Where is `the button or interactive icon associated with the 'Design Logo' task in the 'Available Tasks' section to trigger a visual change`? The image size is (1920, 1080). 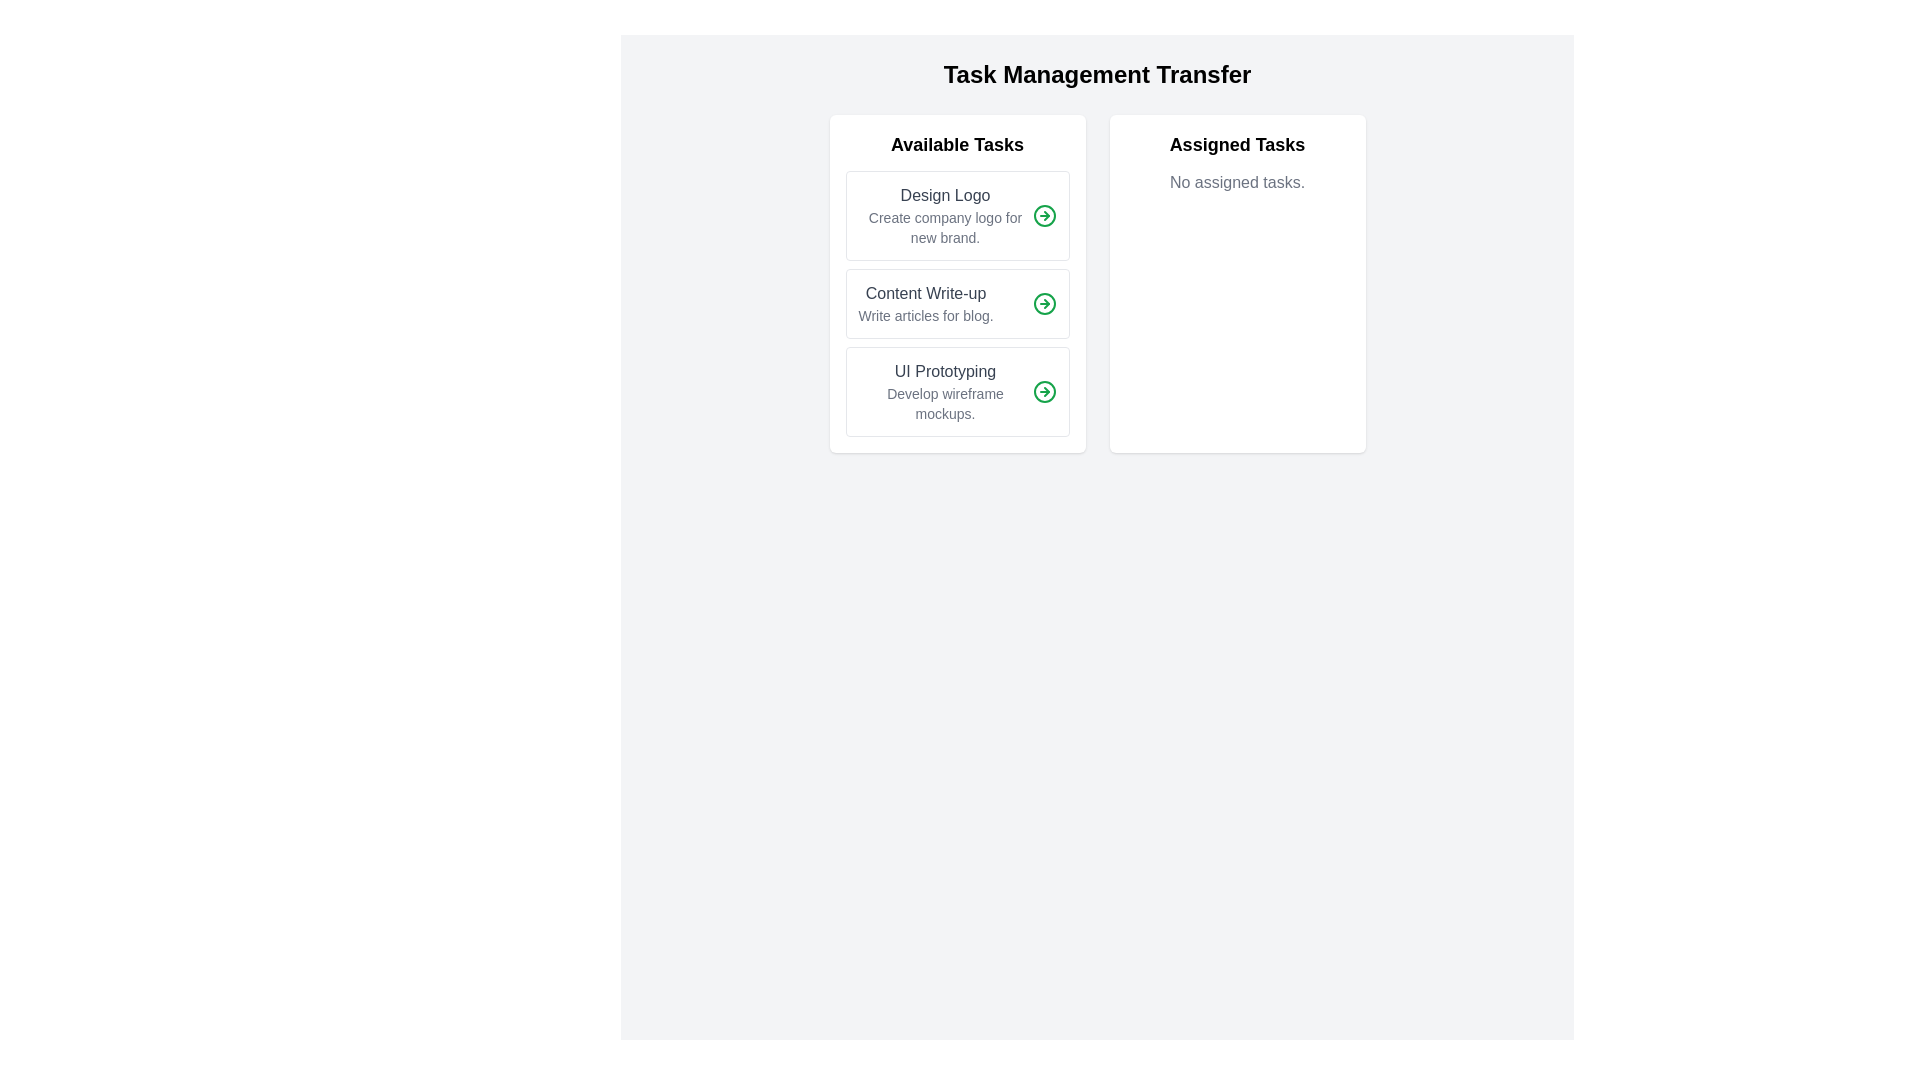 the button or interactive icon associated with the 'Design Logo' task in the 'Available Tasks' section to trigger a visual change is located at coordinates (1043, 216).